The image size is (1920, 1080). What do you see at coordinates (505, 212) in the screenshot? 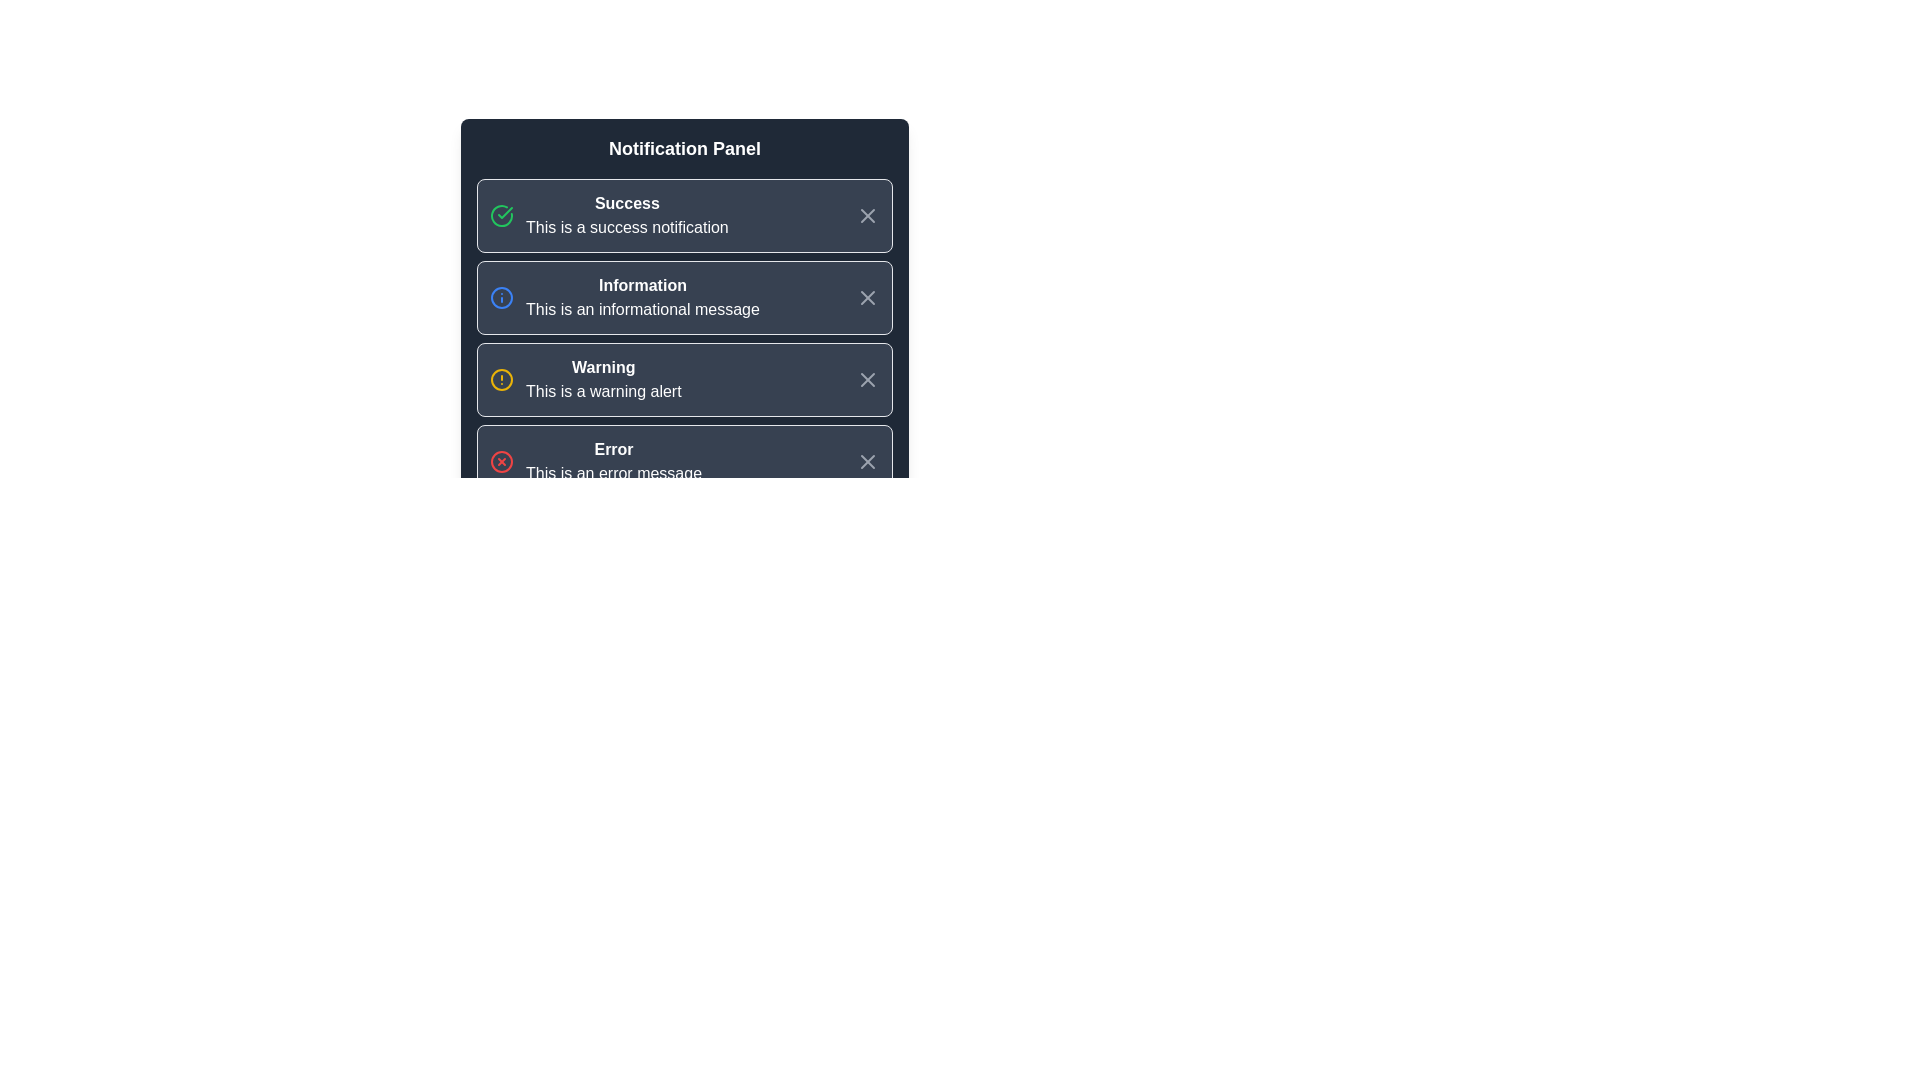
I see `the green checkmark icon within the 'Success' notification entry in the notification panel to indicate a success message` at bounding box center [505, 212].